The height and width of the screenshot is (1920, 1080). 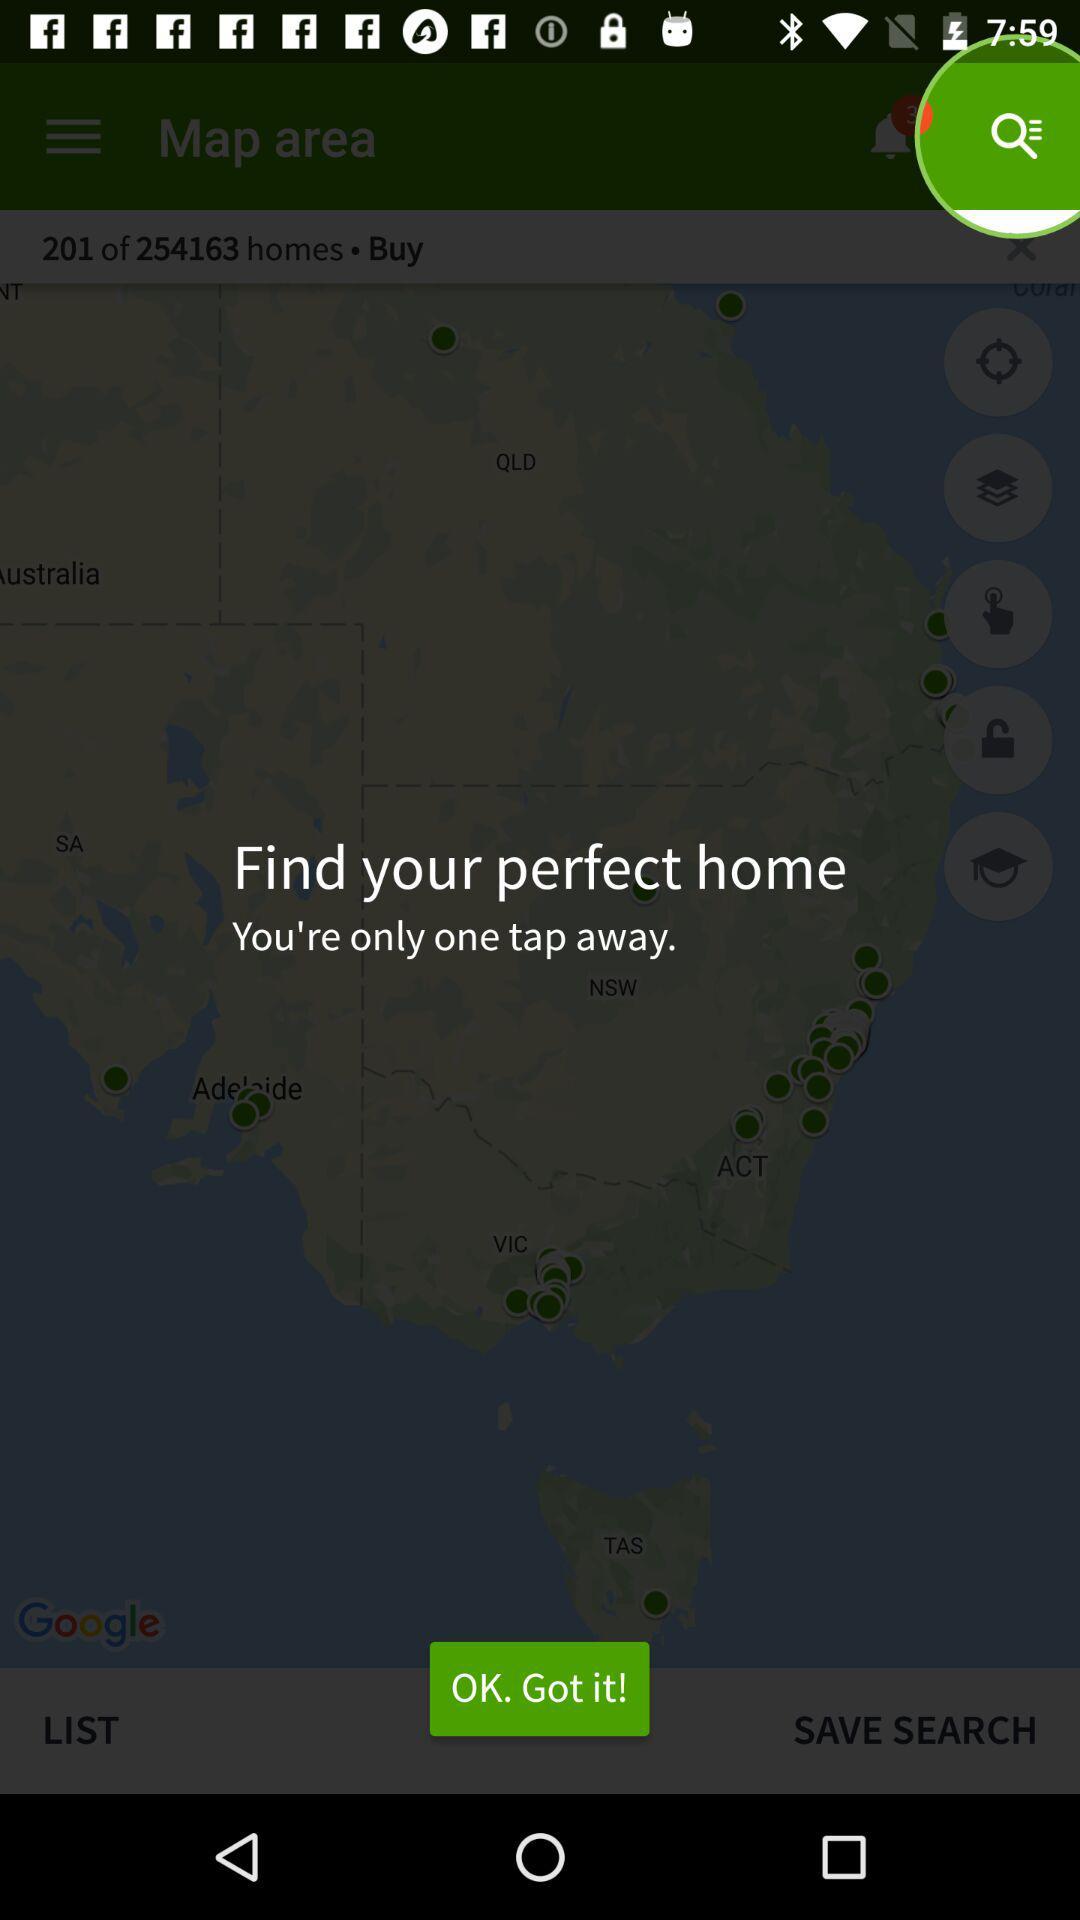 I want to click on the list item, so click(x=375, y=1730).